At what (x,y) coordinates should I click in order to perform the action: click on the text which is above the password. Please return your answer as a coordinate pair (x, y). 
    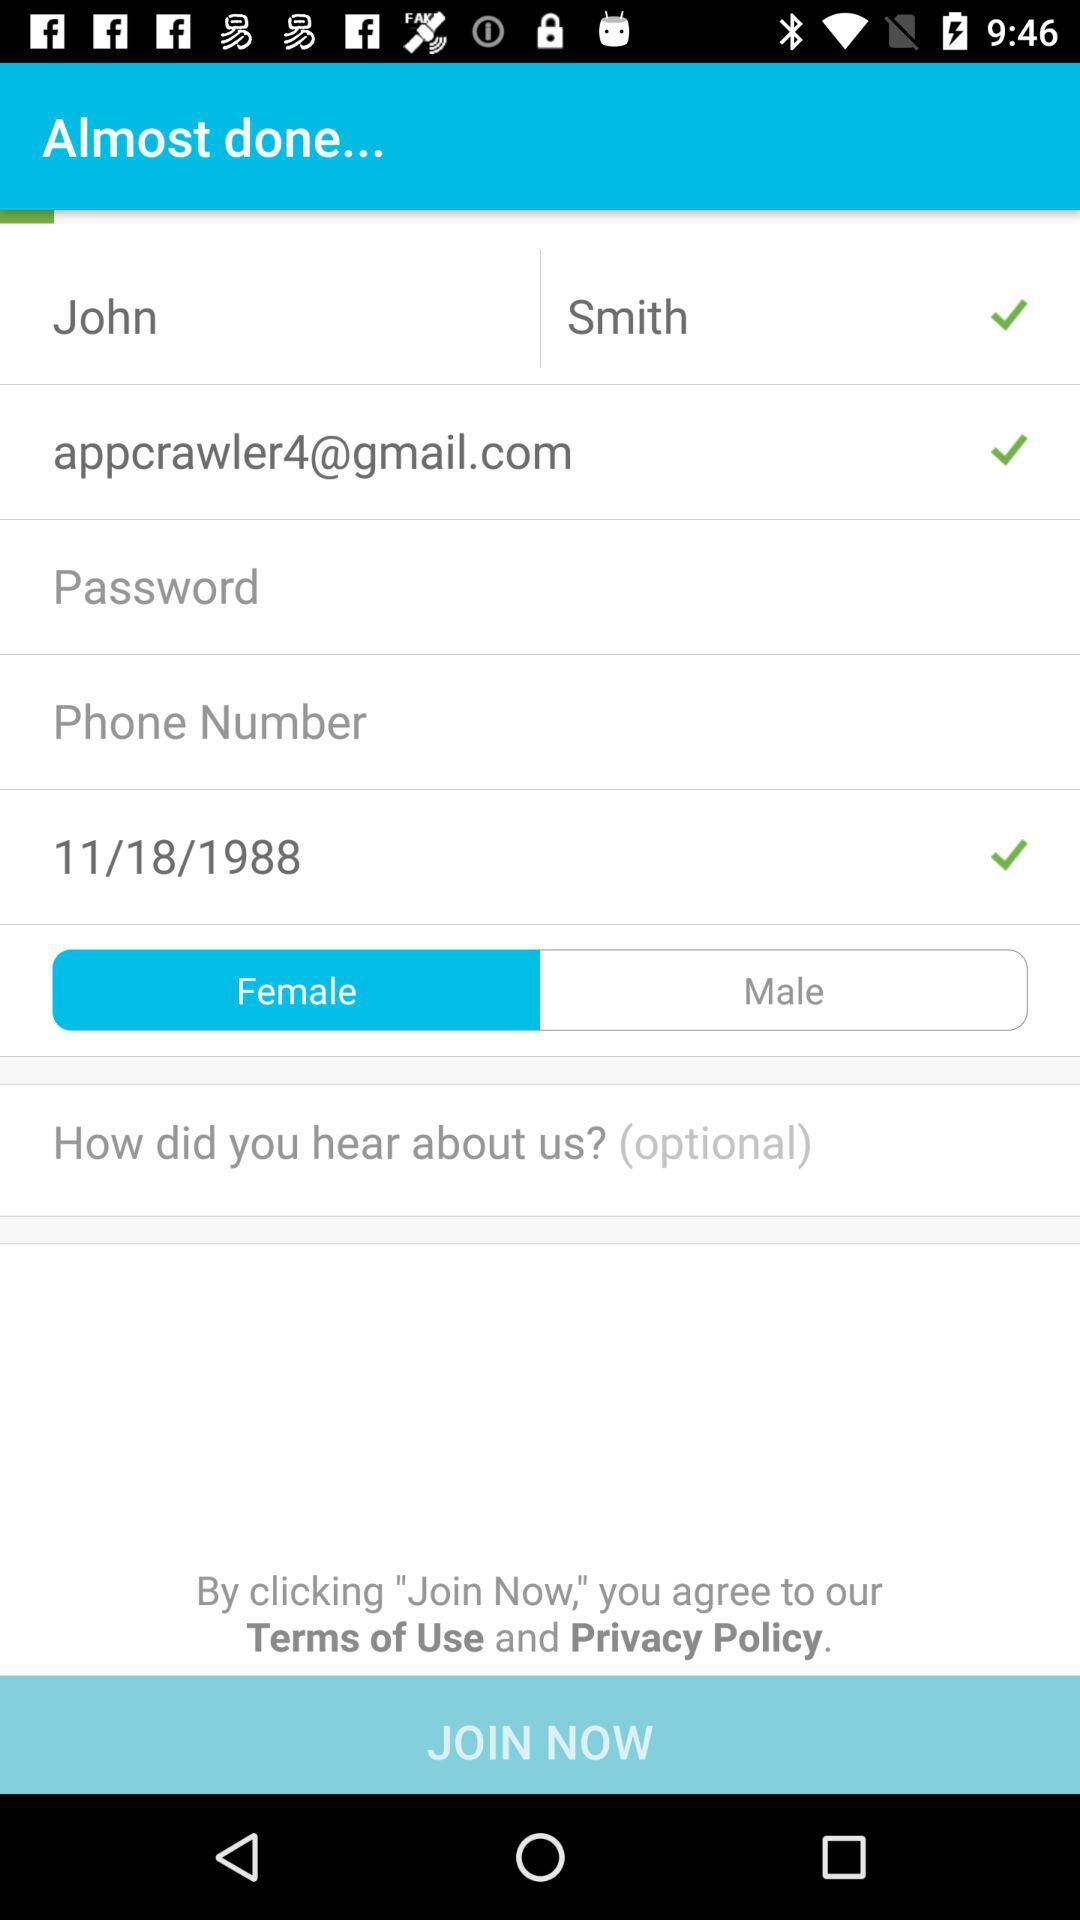
    Looking at the image, I should click on (540, 449).